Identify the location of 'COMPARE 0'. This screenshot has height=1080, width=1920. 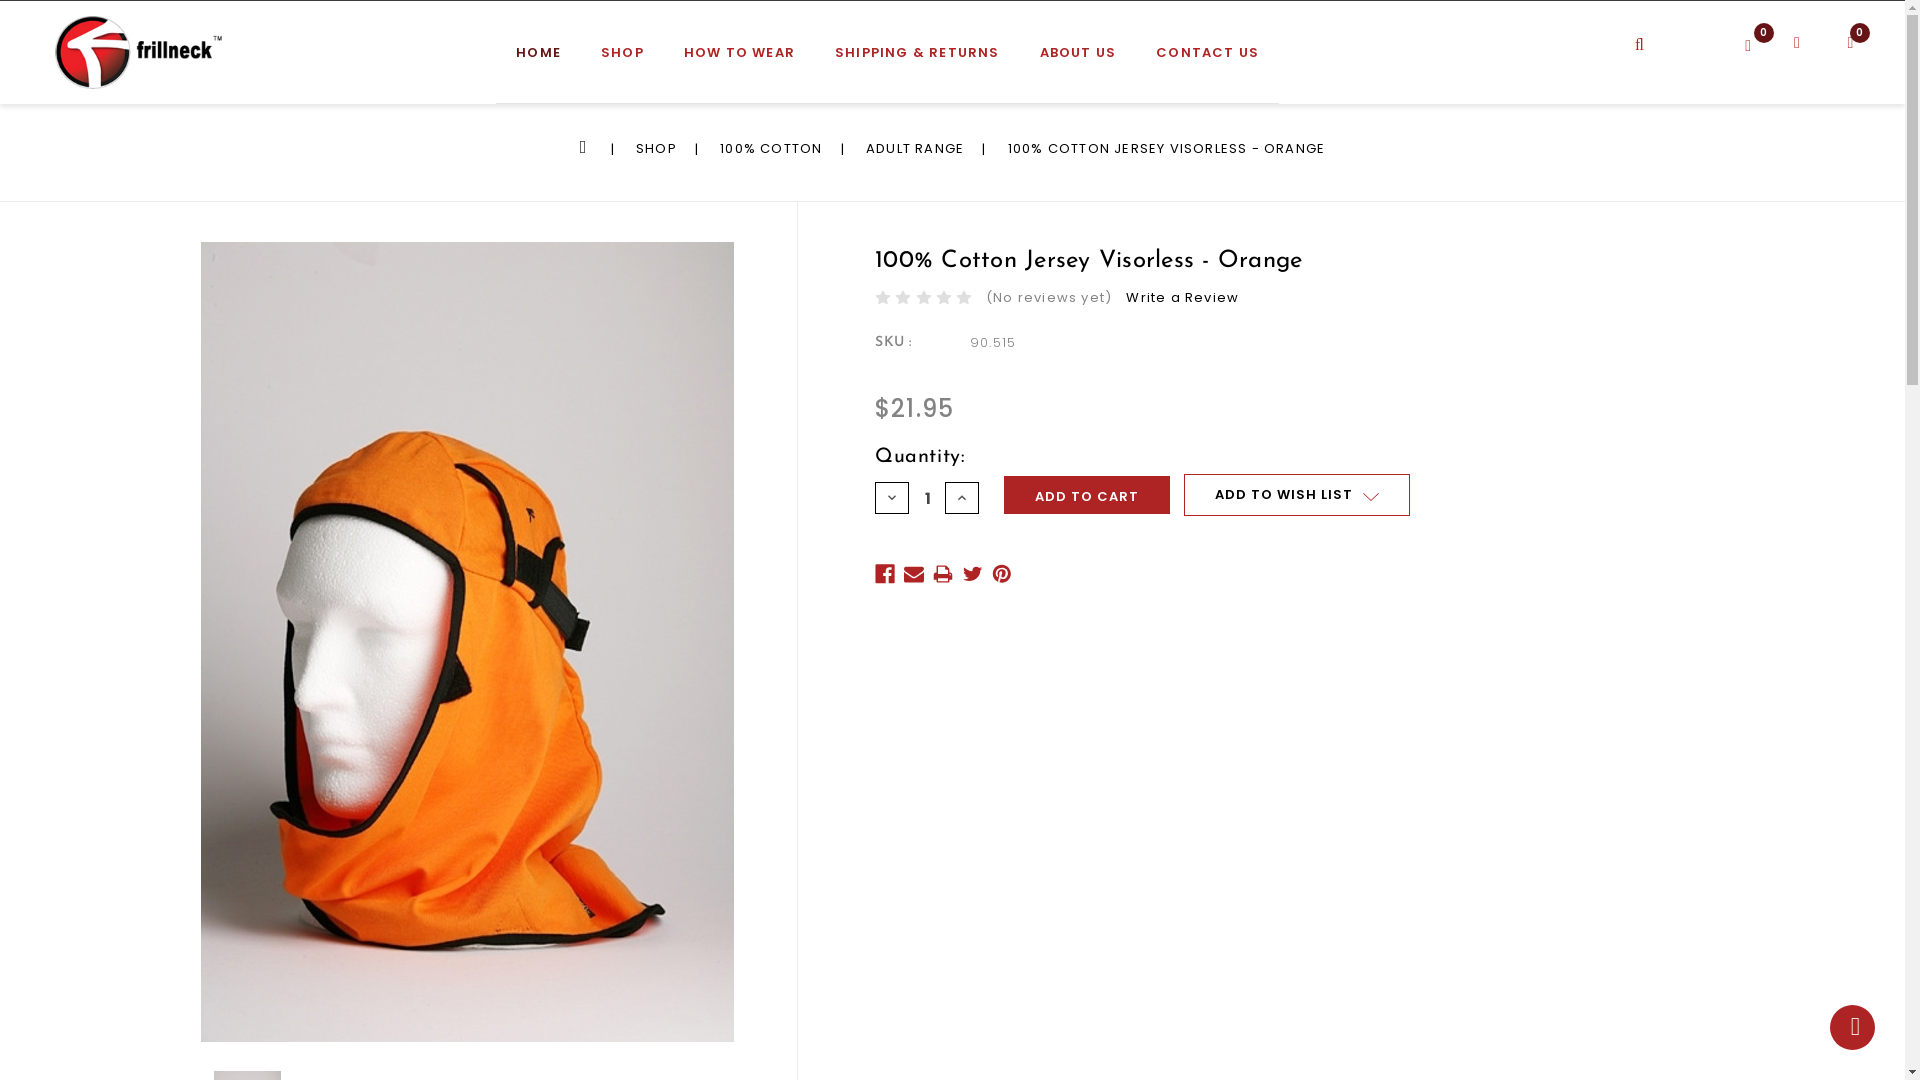
(1764, 41).